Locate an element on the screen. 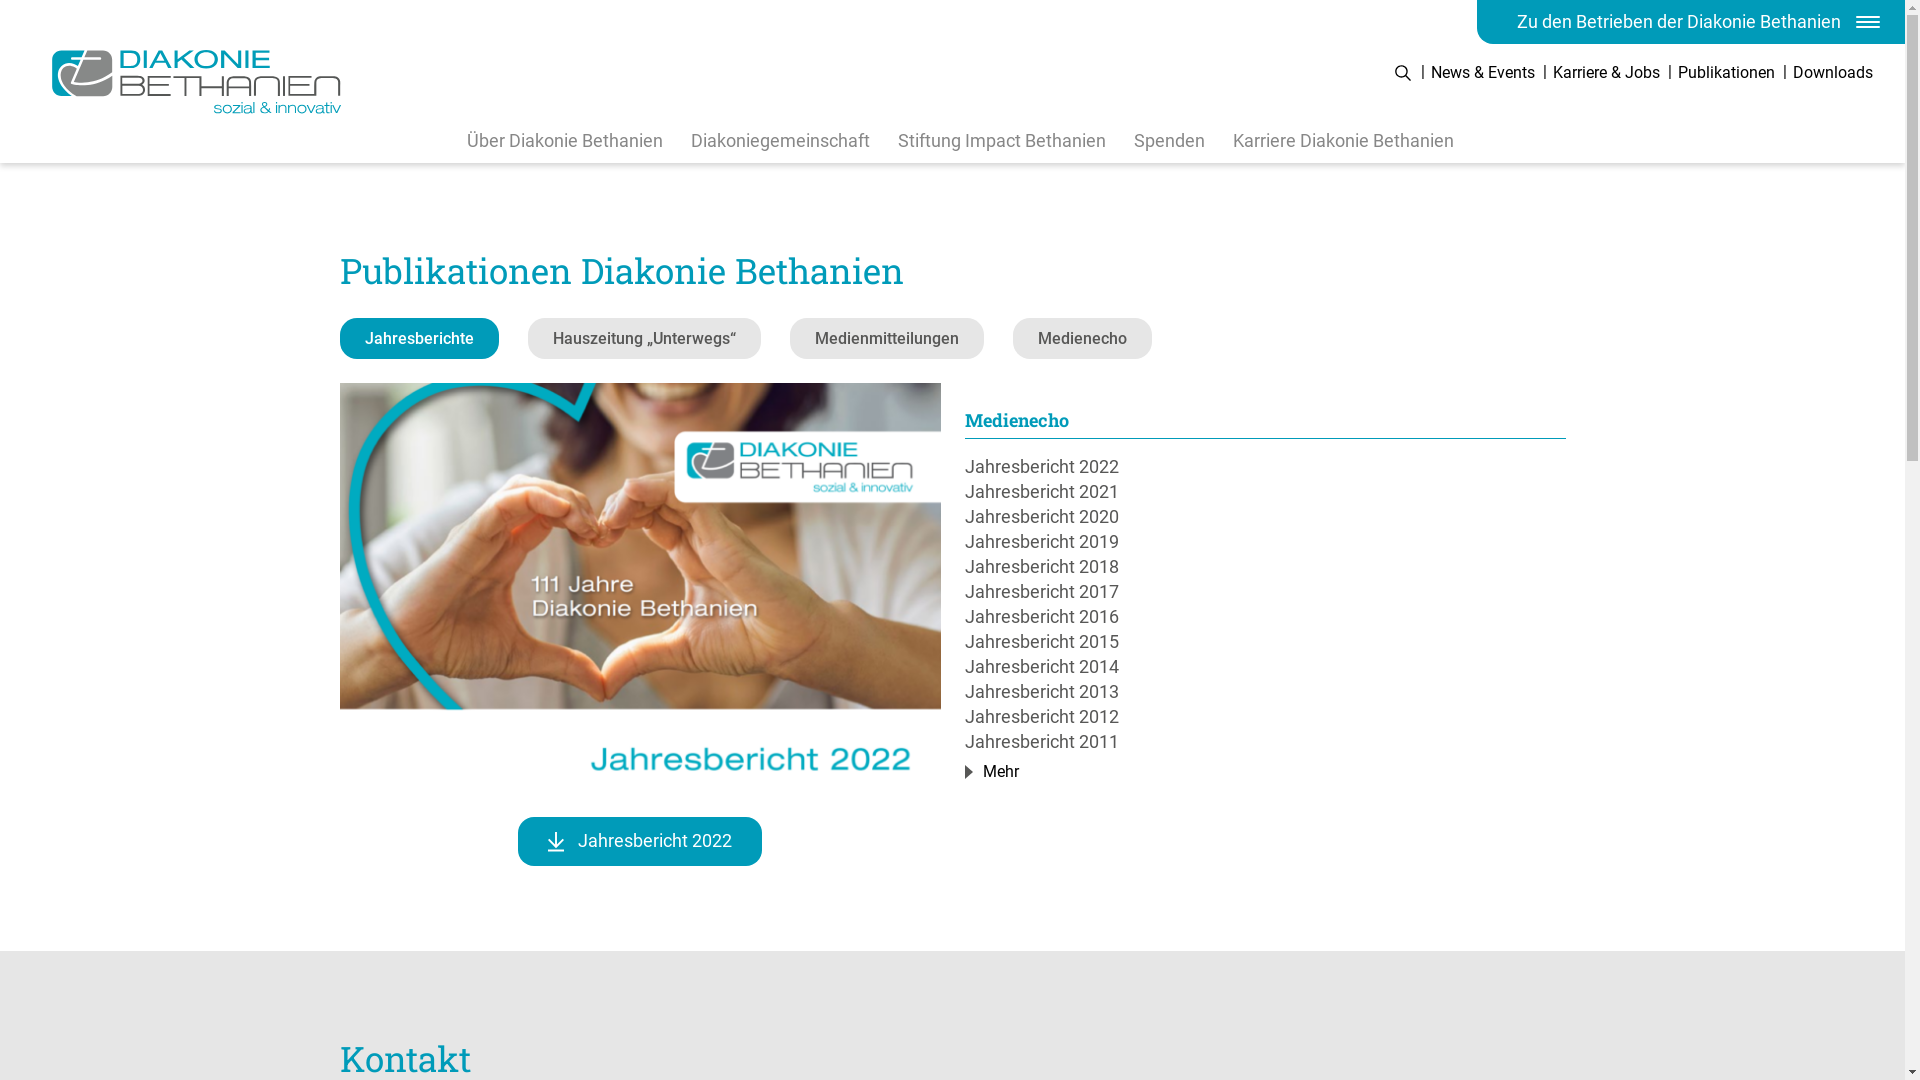  'Karriere Diakonie Bethanien' is located at coordinates (1342, 139).